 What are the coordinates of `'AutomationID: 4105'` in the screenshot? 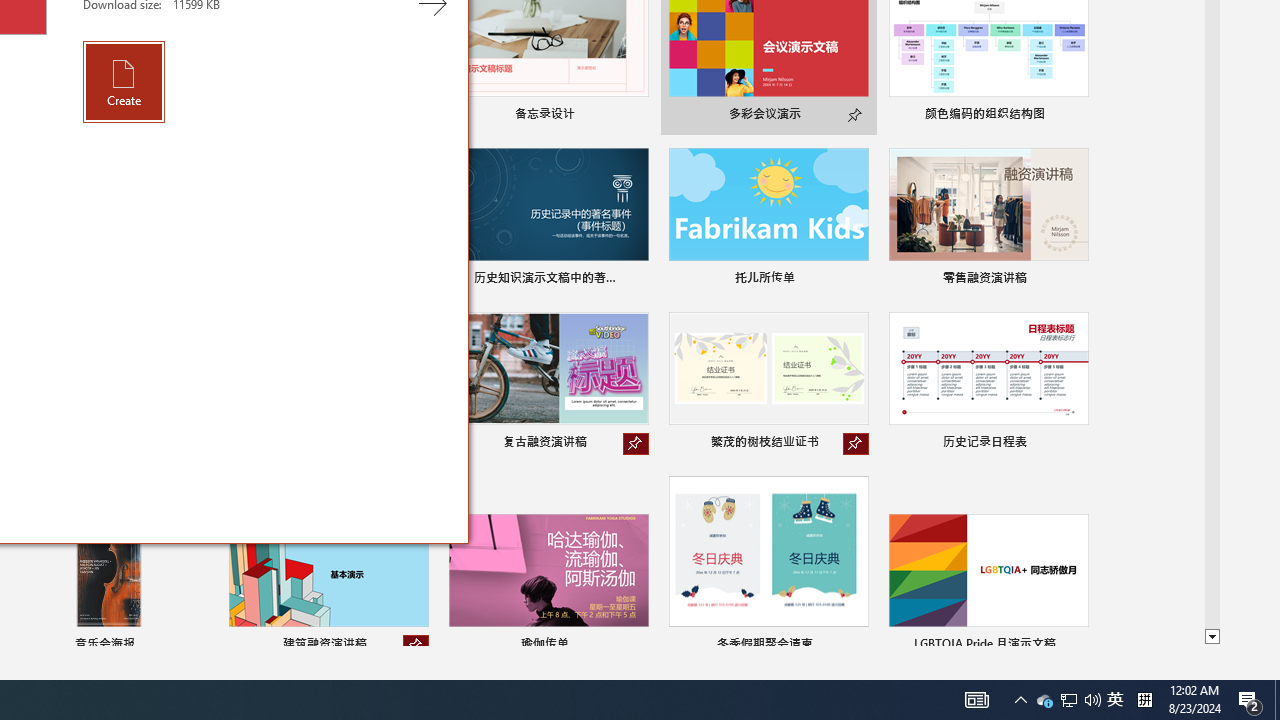 It's located at (977, 698).